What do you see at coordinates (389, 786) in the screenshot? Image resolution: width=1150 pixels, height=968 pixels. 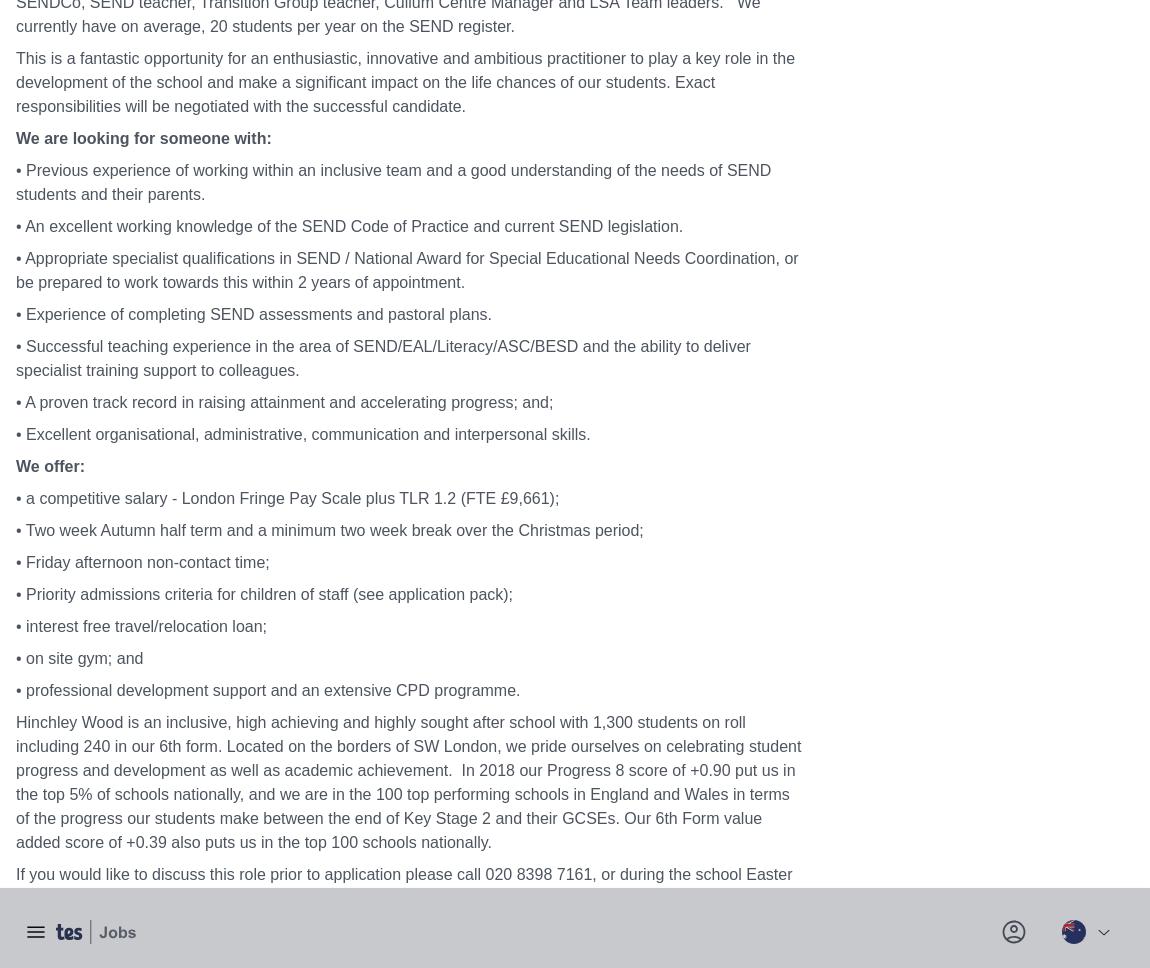 I see `'Tes research panel'` at bounding box center [389, 786].